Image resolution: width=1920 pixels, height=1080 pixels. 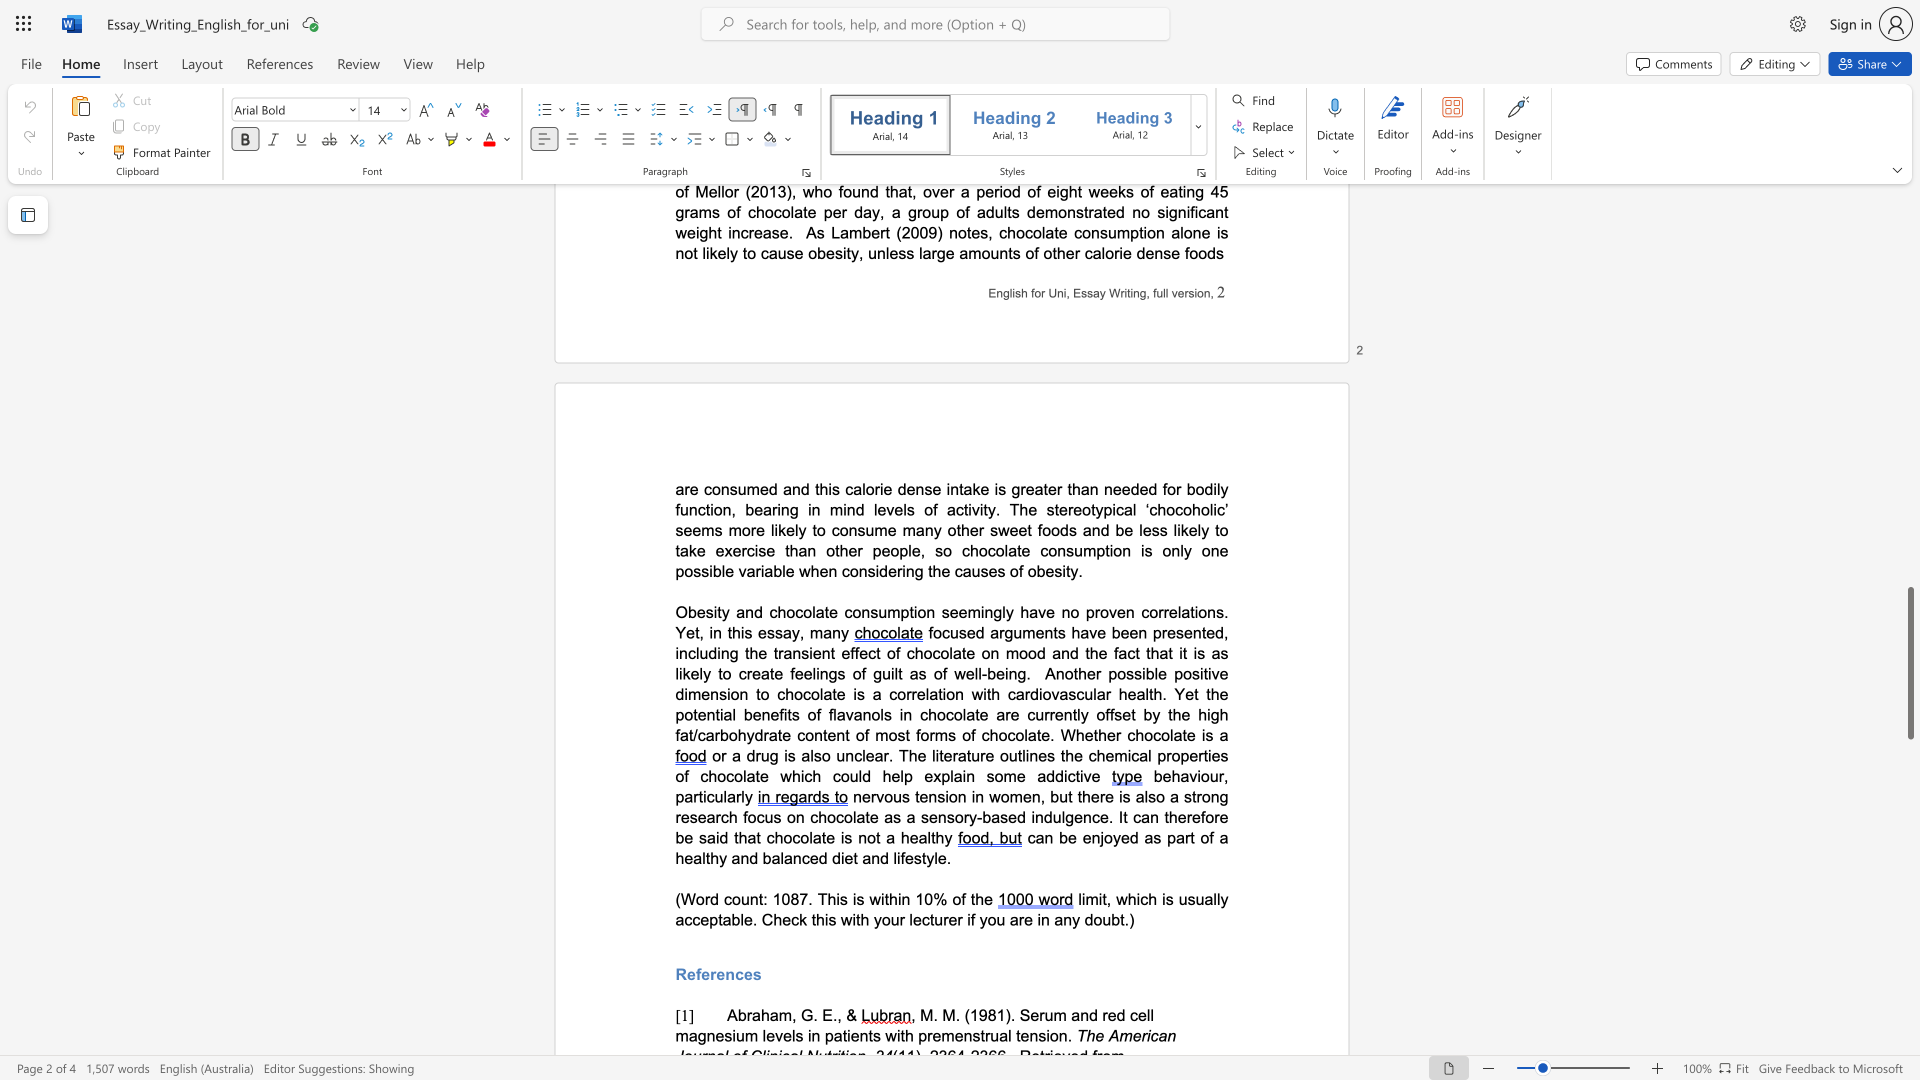 What do you see at coordinates (1909, 419) in the screenshot?
I see `the scrollbar to move the view up` at bounding box center [1909, 419].